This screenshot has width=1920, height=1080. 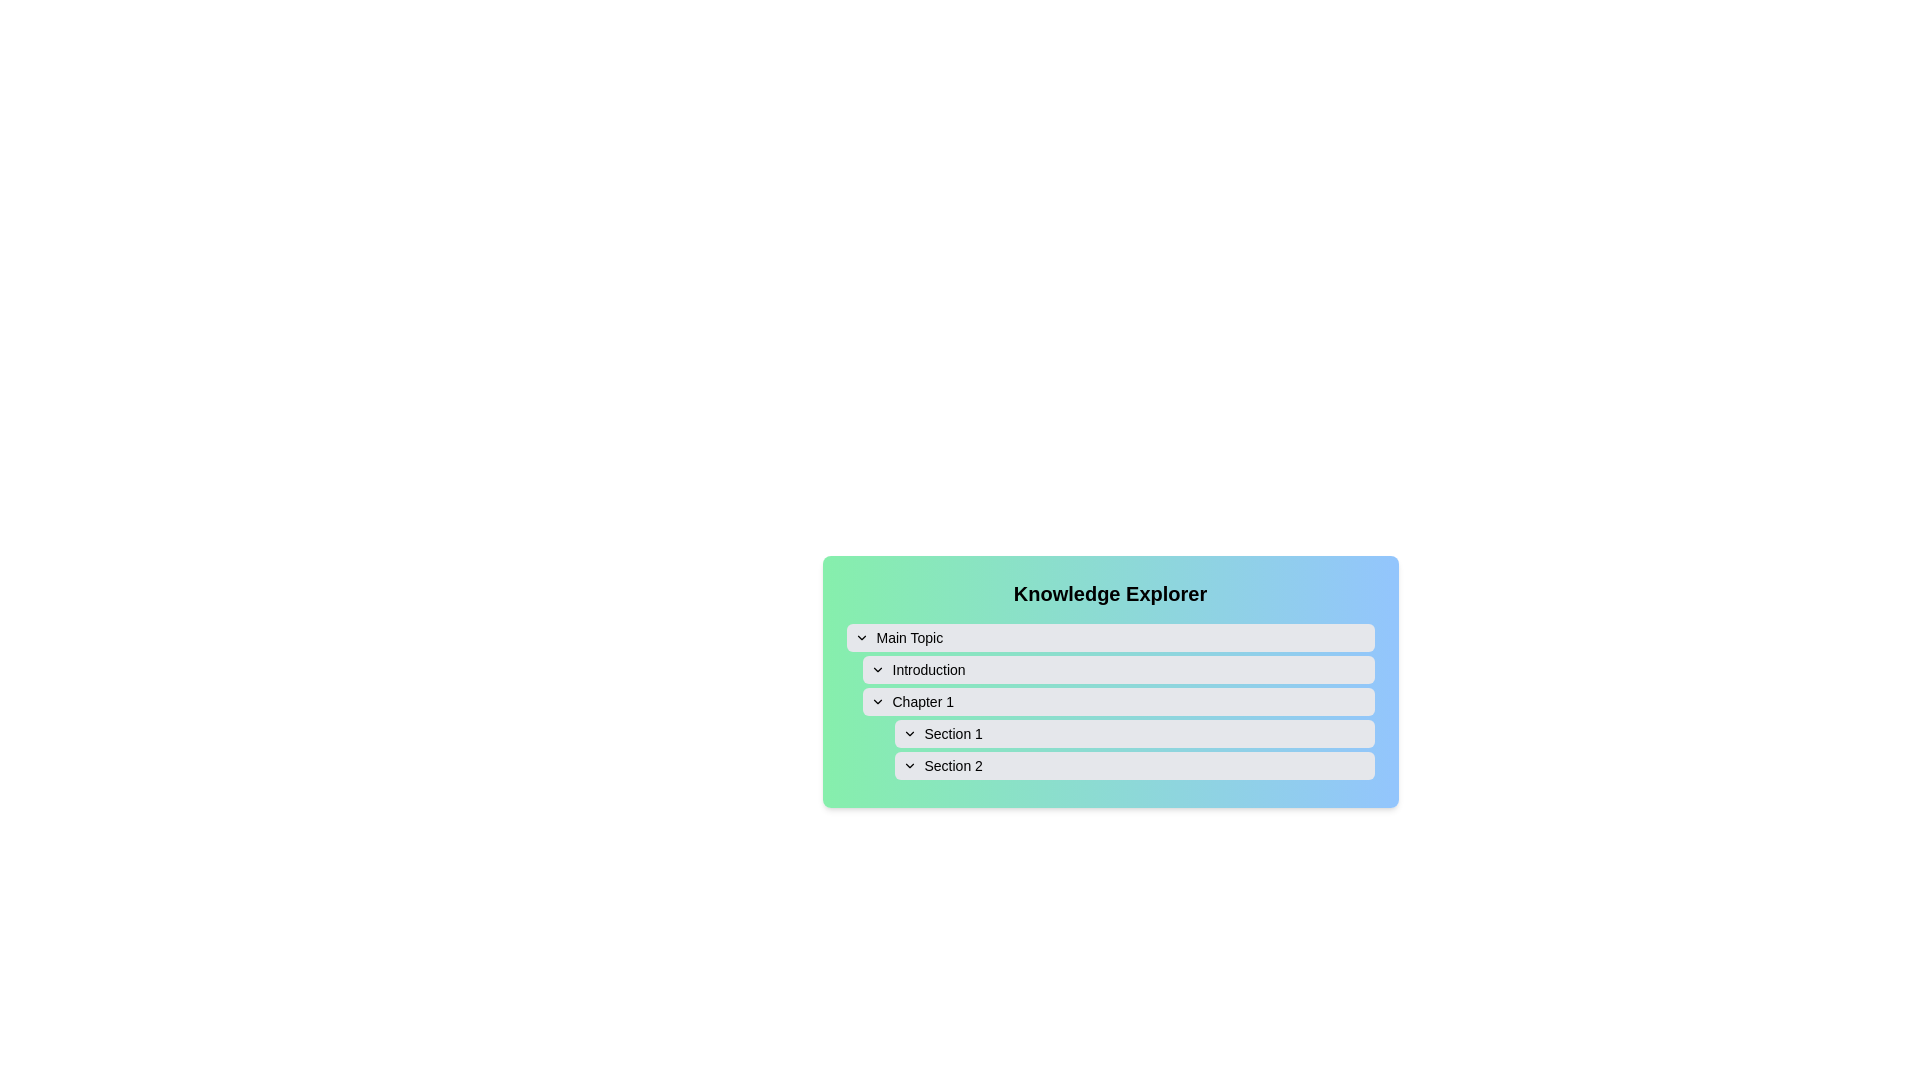 I want to click on the toggle button labeled 'Chapter 1' to interact with this section, which is styled as a list item with rounded corners and a light gray background, so click(x=1117, y=701).